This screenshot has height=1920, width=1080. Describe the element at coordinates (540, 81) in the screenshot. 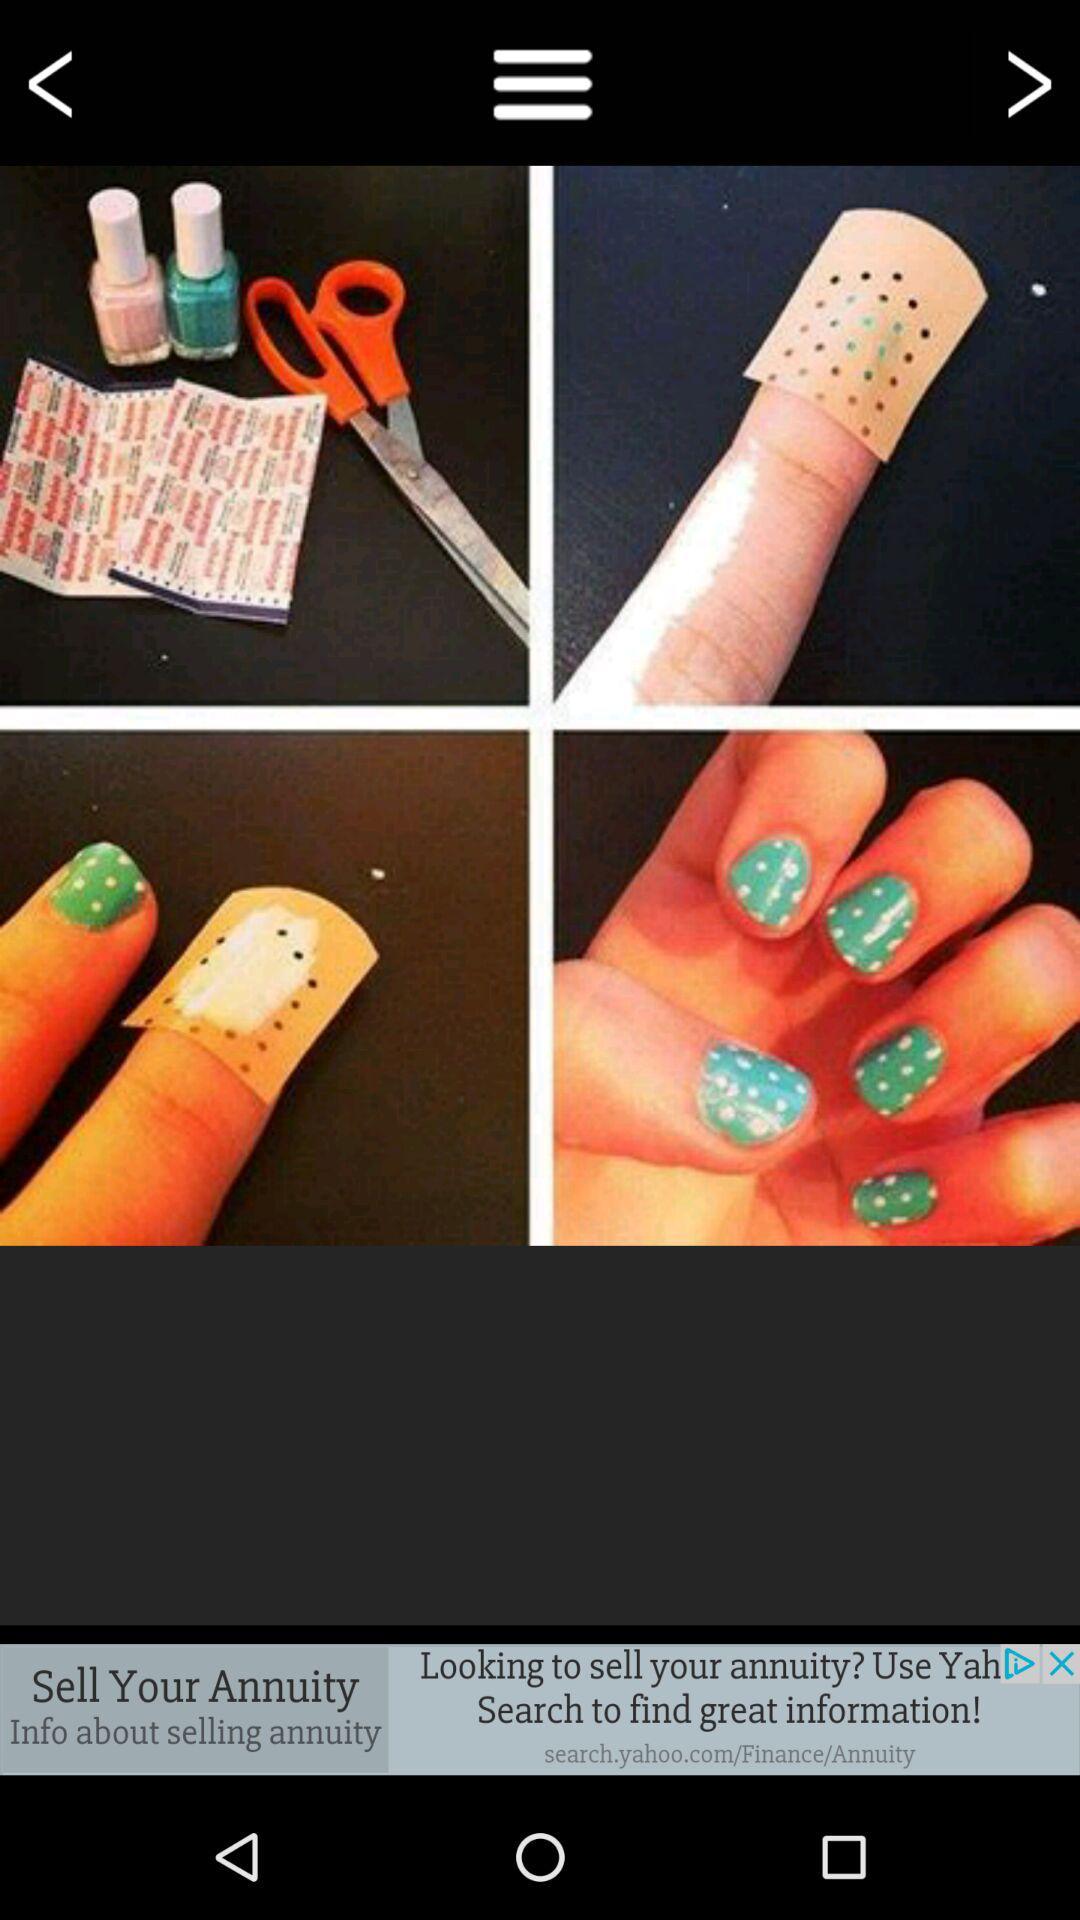

I see `open menu` at that location.